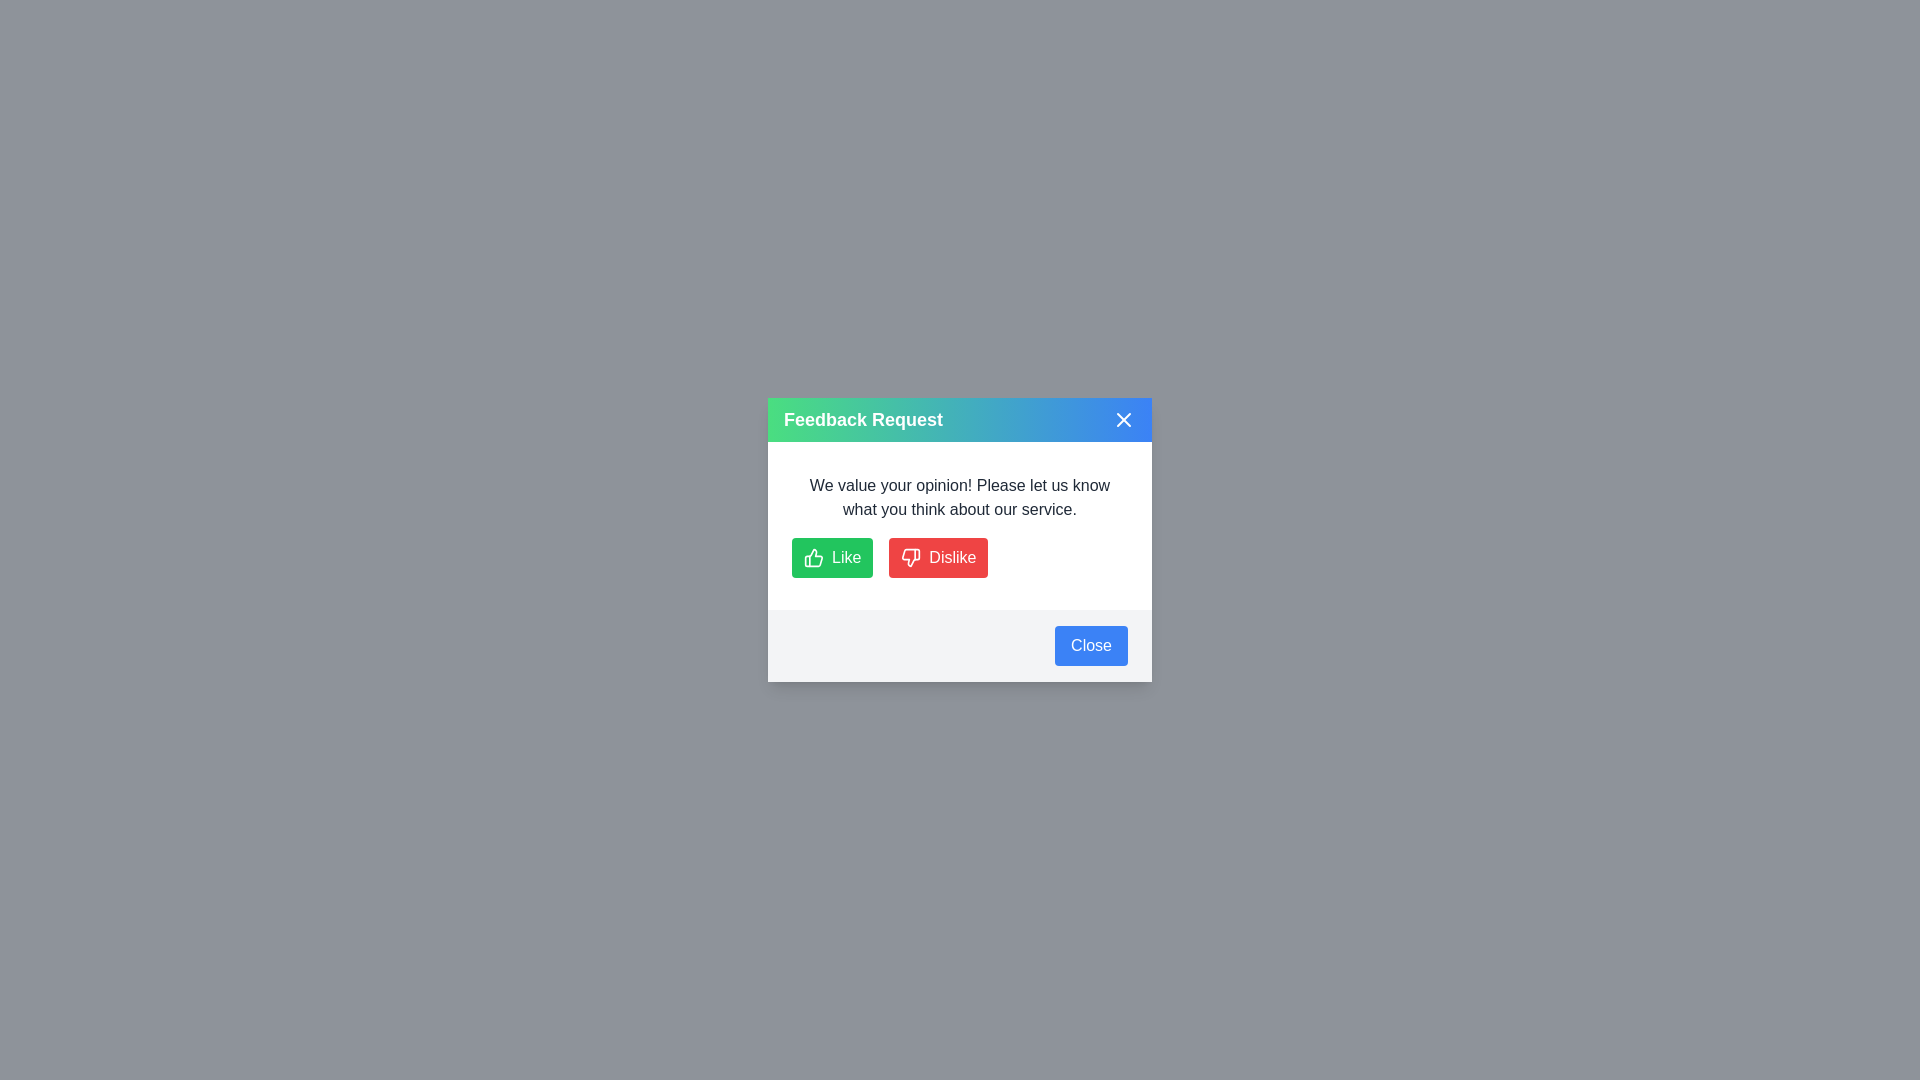 Image resolution: width=1920 pixels, height=1080 pixels. I want to click on the 'X' button in the header of the FeedbackDialog, so click(1123, 419).